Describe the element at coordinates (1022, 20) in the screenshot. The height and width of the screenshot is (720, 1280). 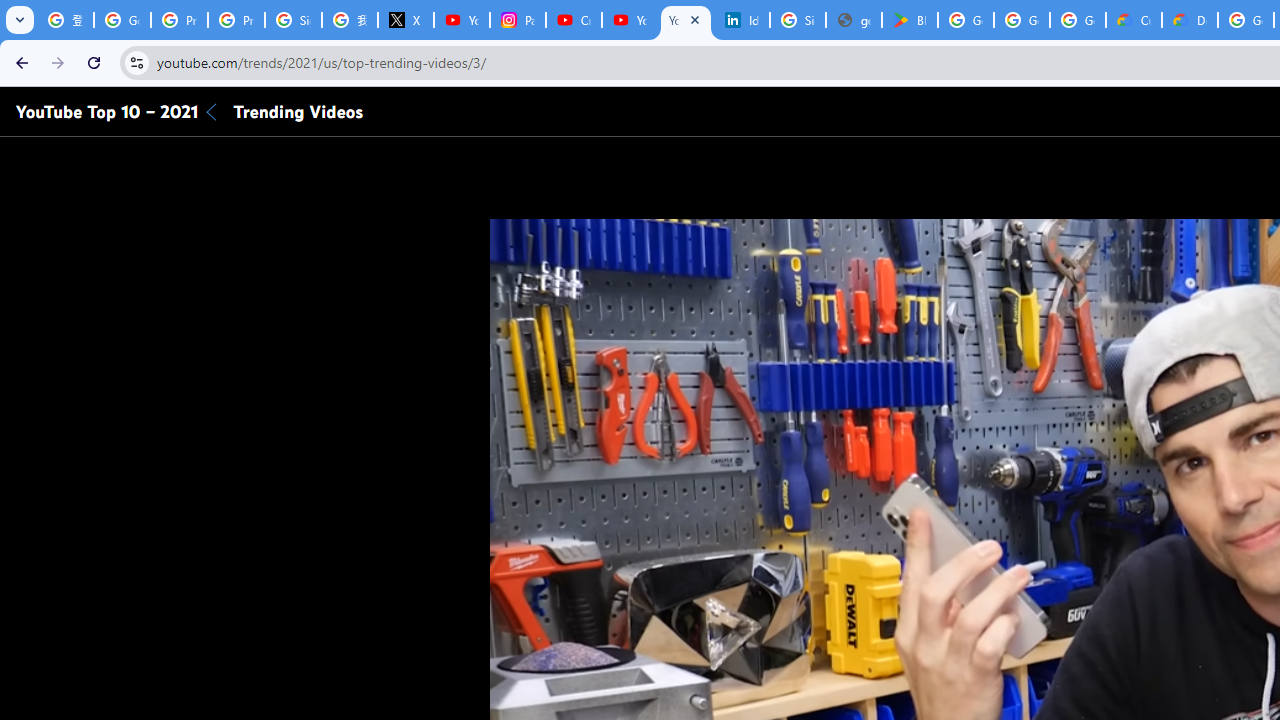
I see `'Google Workspace - Specific Terms'` at that location.